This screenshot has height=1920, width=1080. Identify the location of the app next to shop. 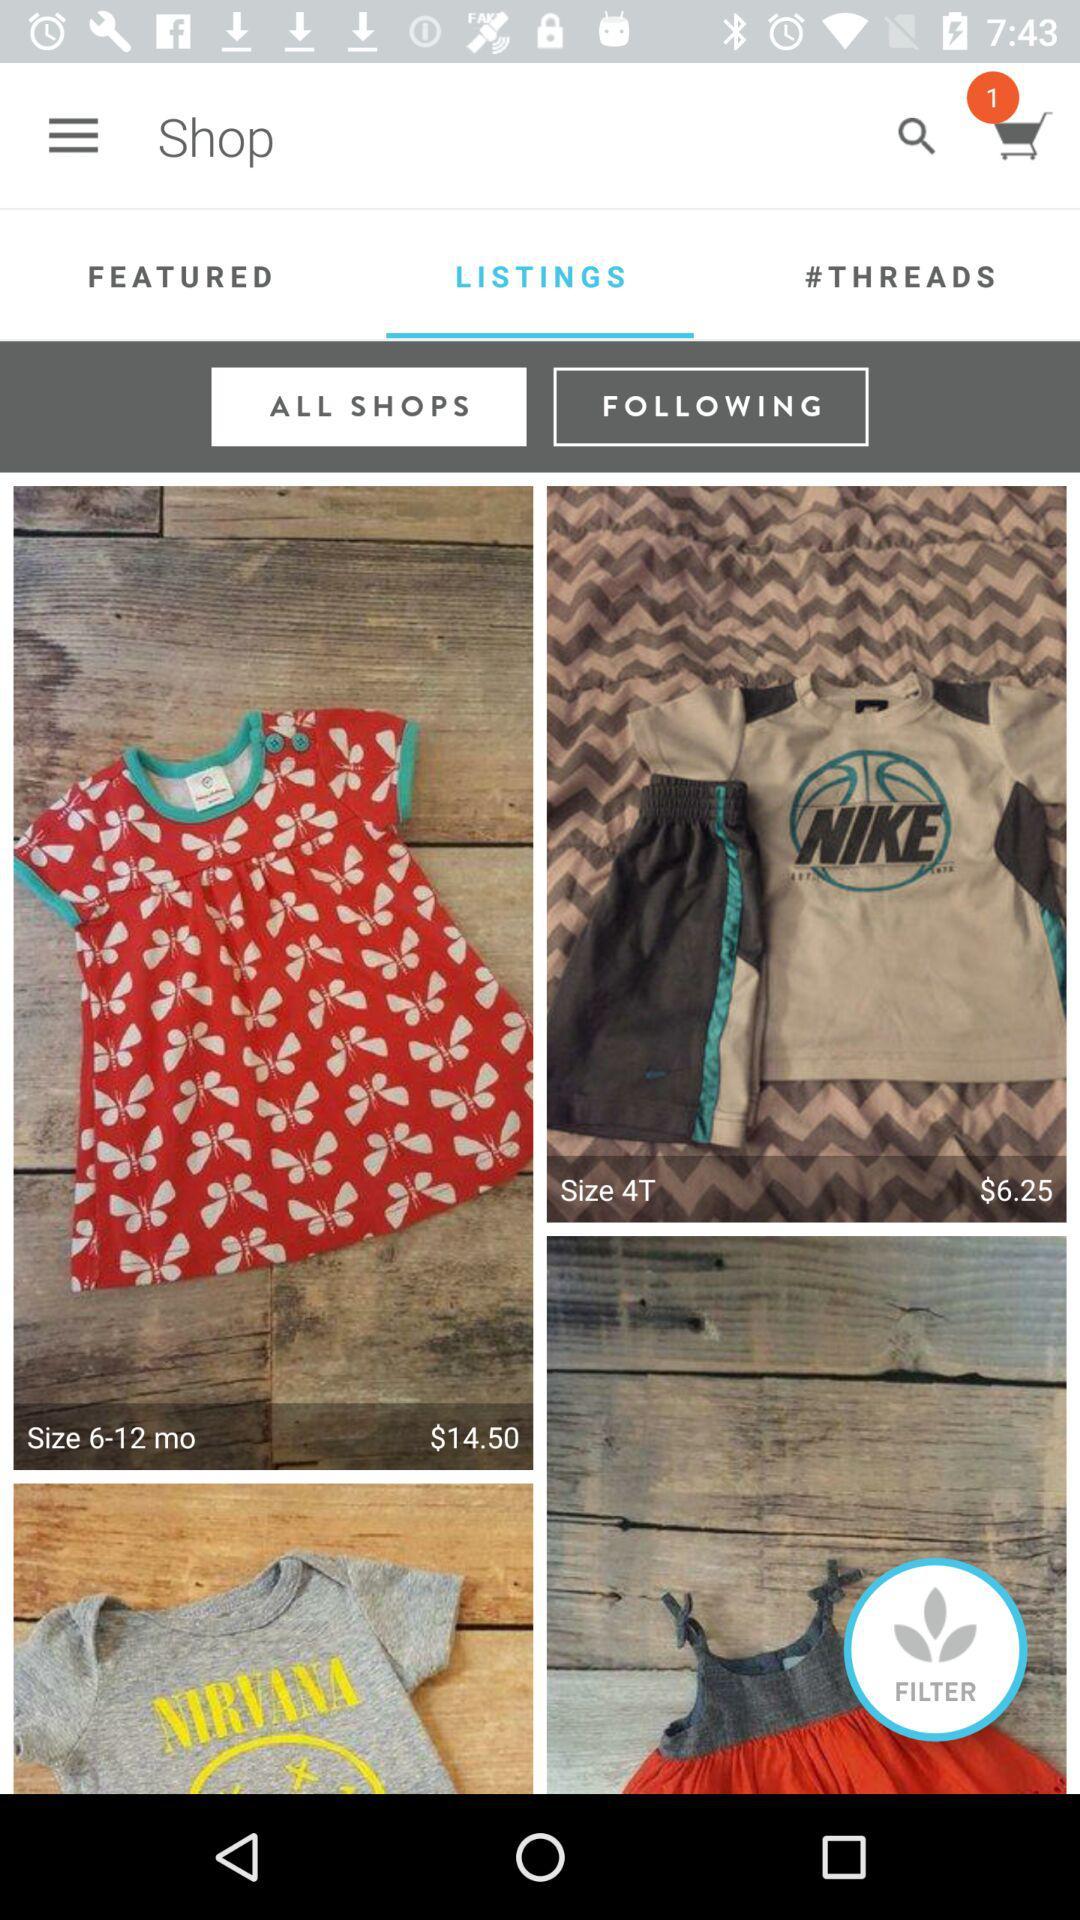
(72, 135).